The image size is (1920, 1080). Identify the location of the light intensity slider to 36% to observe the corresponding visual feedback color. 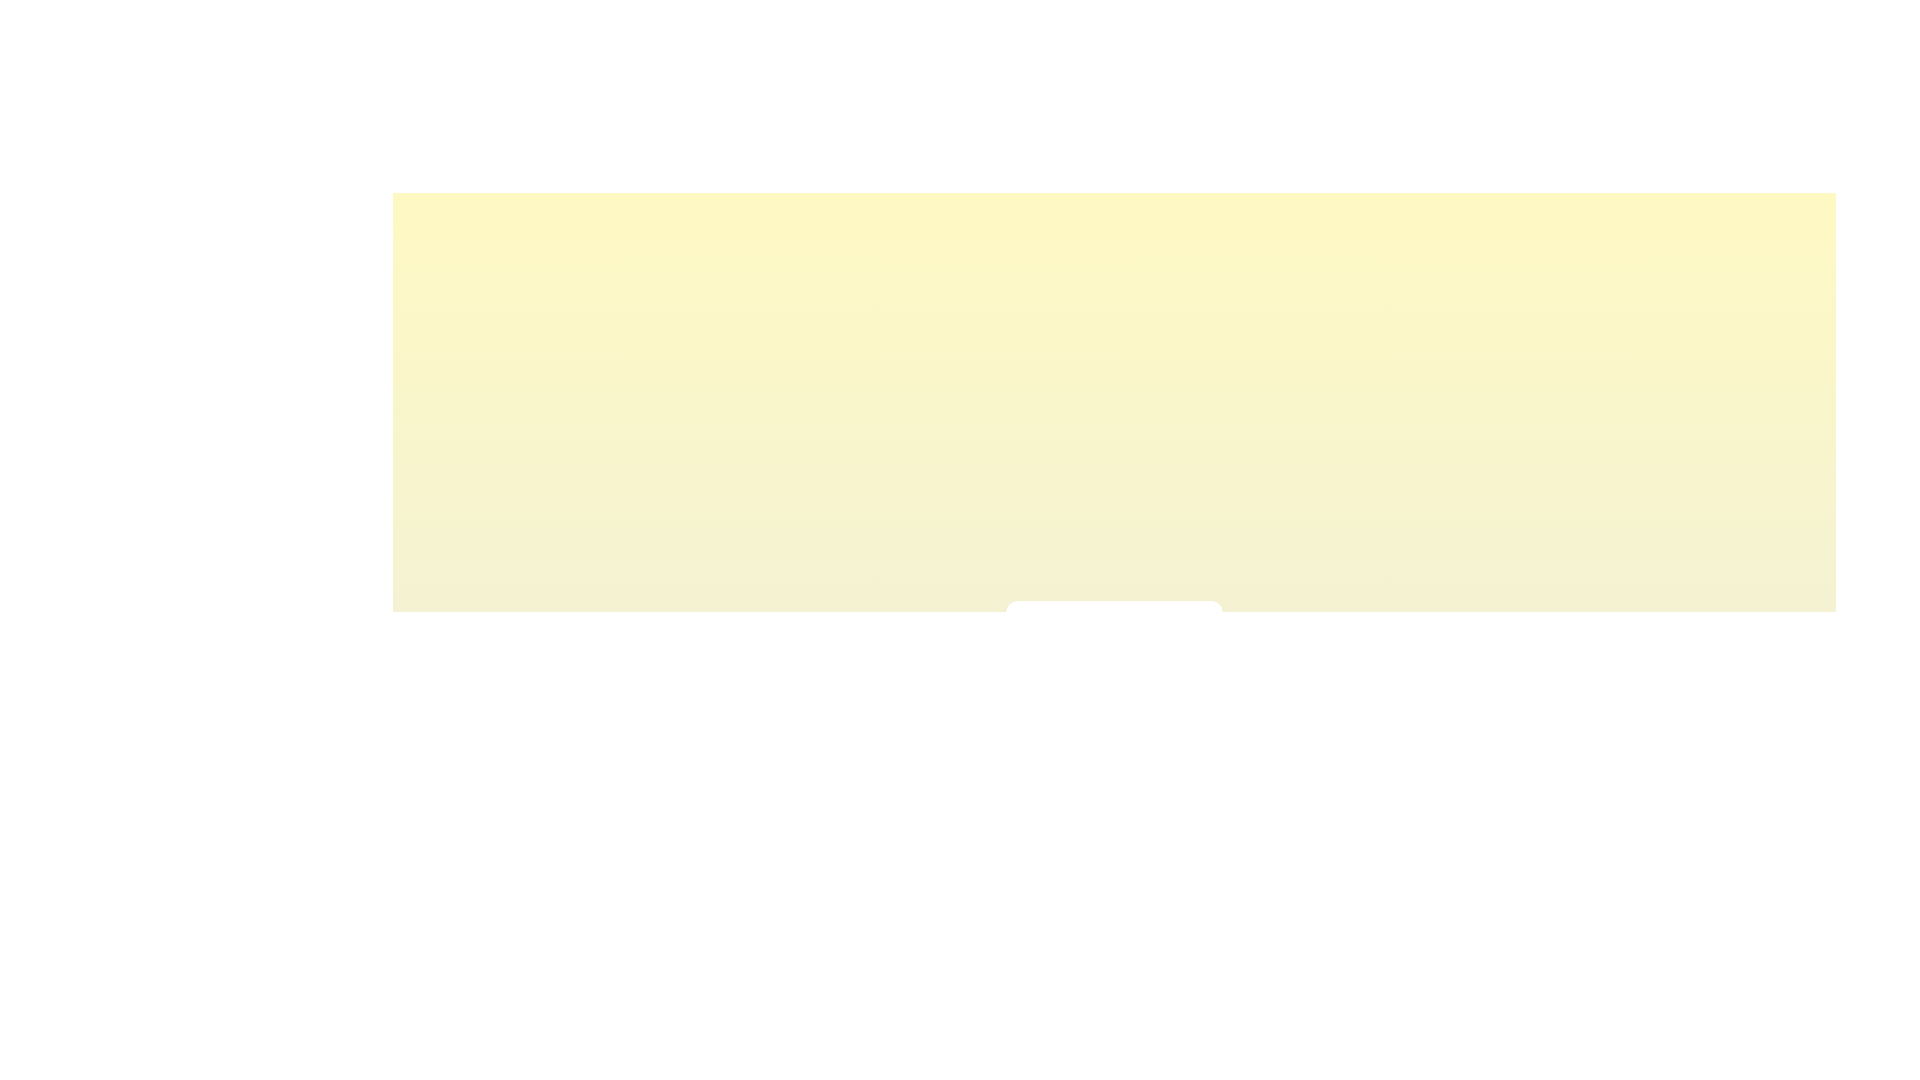
(1089, 676).